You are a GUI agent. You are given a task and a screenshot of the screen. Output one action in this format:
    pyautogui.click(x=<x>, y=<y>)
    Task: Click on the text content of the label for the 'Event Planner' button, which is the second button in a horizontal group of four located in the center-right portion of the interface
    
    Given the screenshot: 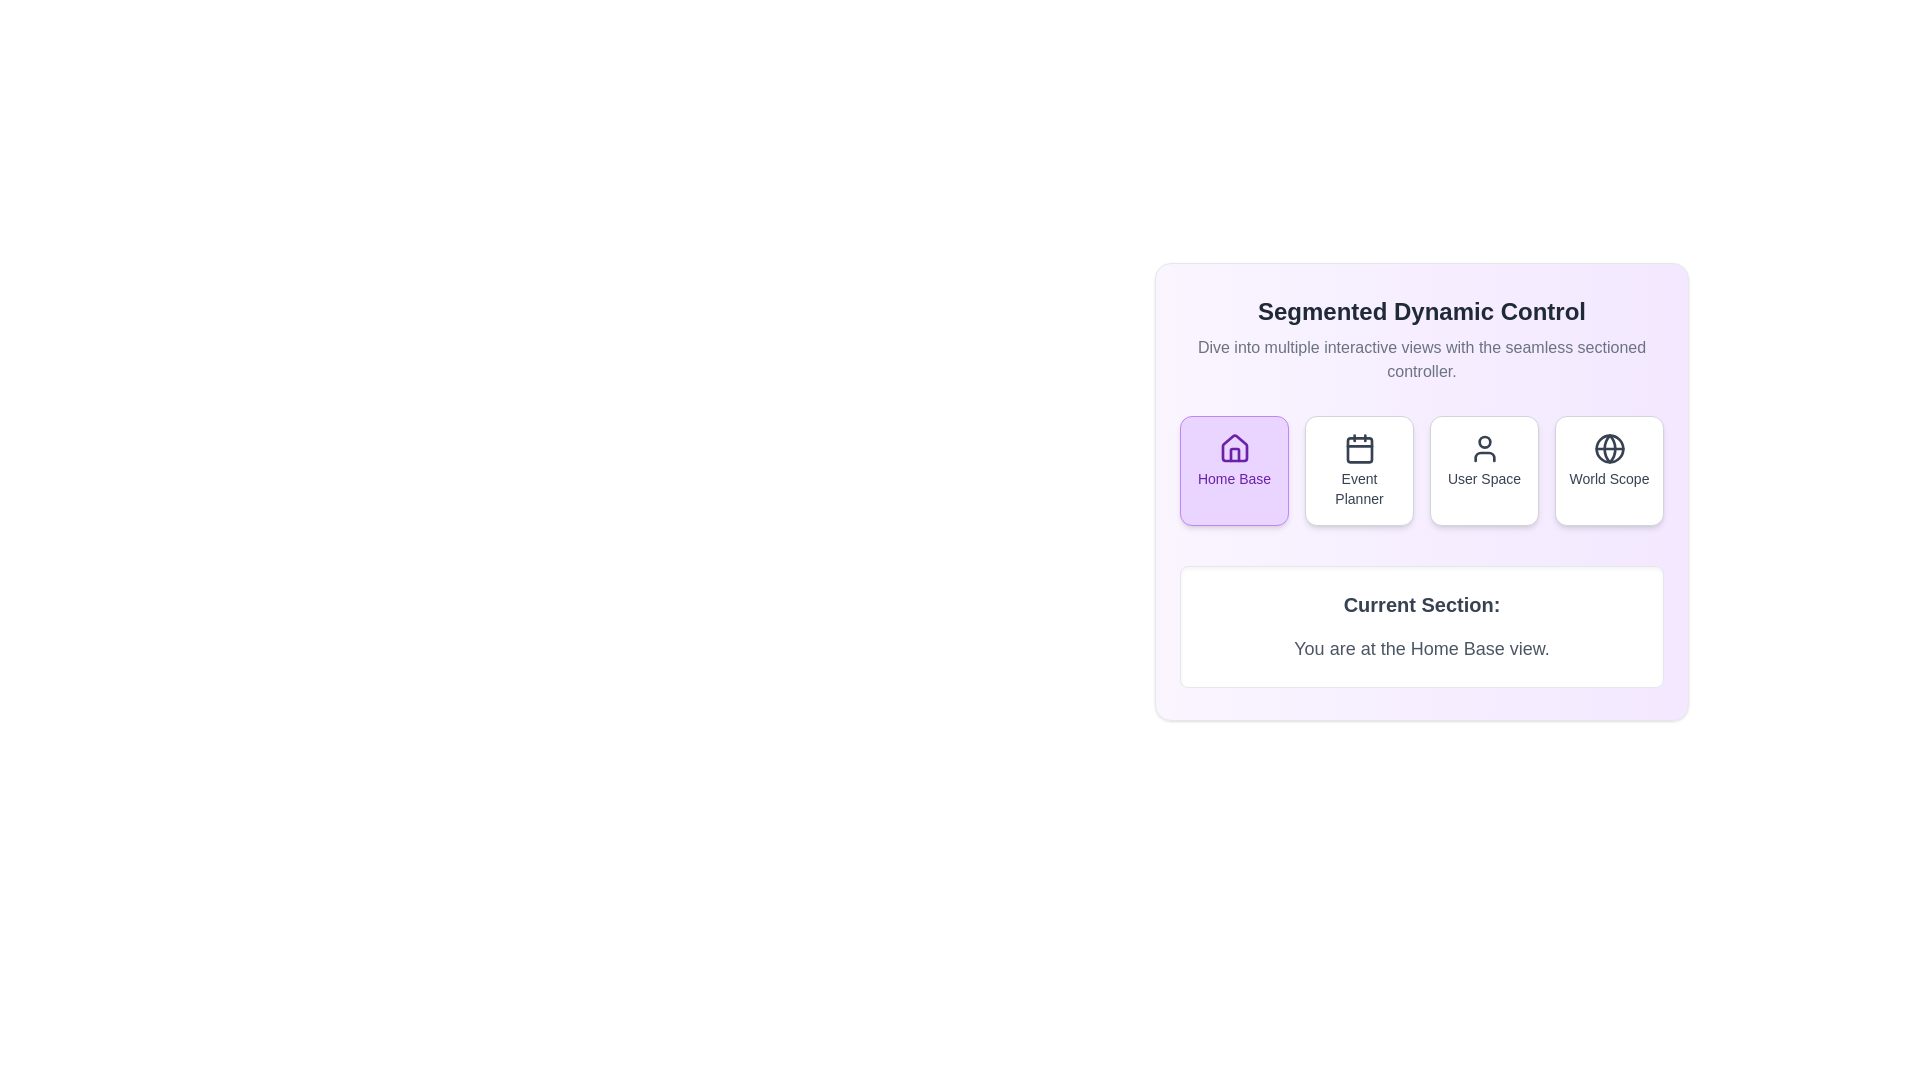 What is the action you would take?
    pyautogui.click(x=1359, y=489)
    